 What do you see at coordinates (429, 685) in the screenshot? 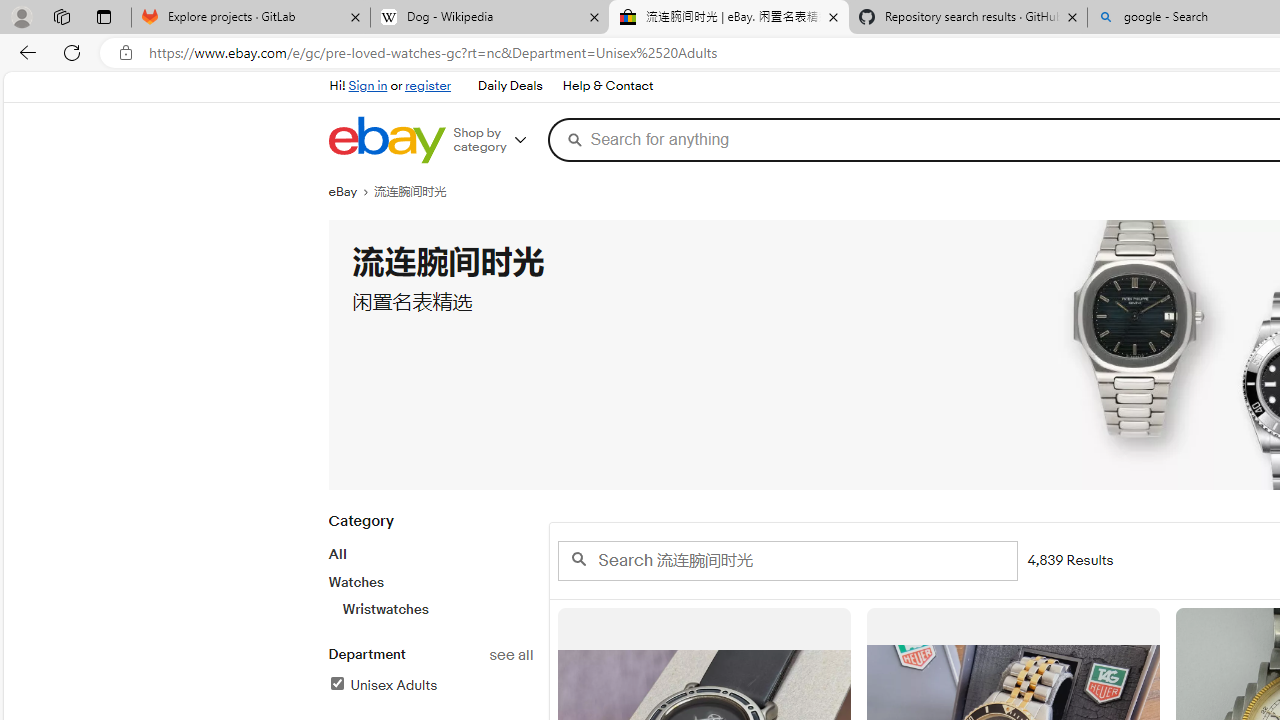
I see `'Unisex AdultsFilter Applied'` at bounding box center [429, 685].